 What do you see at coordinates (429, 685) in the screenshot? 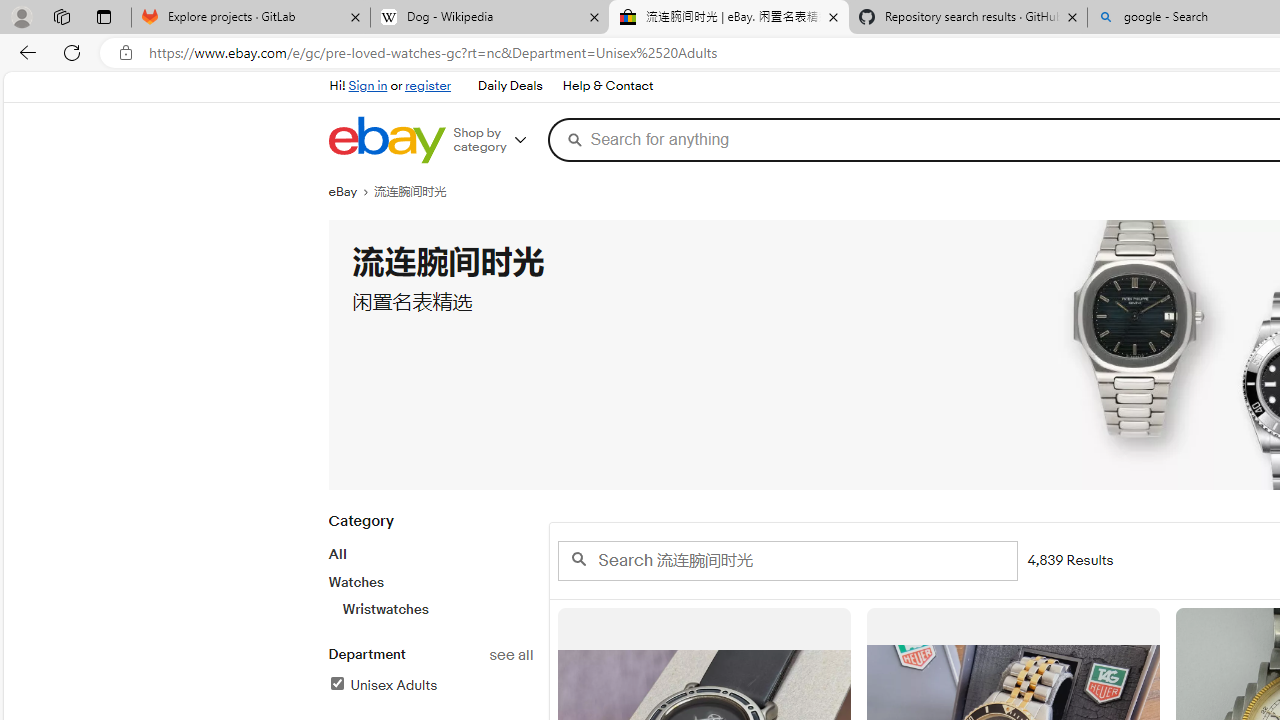
I see `'Unisex AdultsFilter Applied'` at bounding box center [429, 685].